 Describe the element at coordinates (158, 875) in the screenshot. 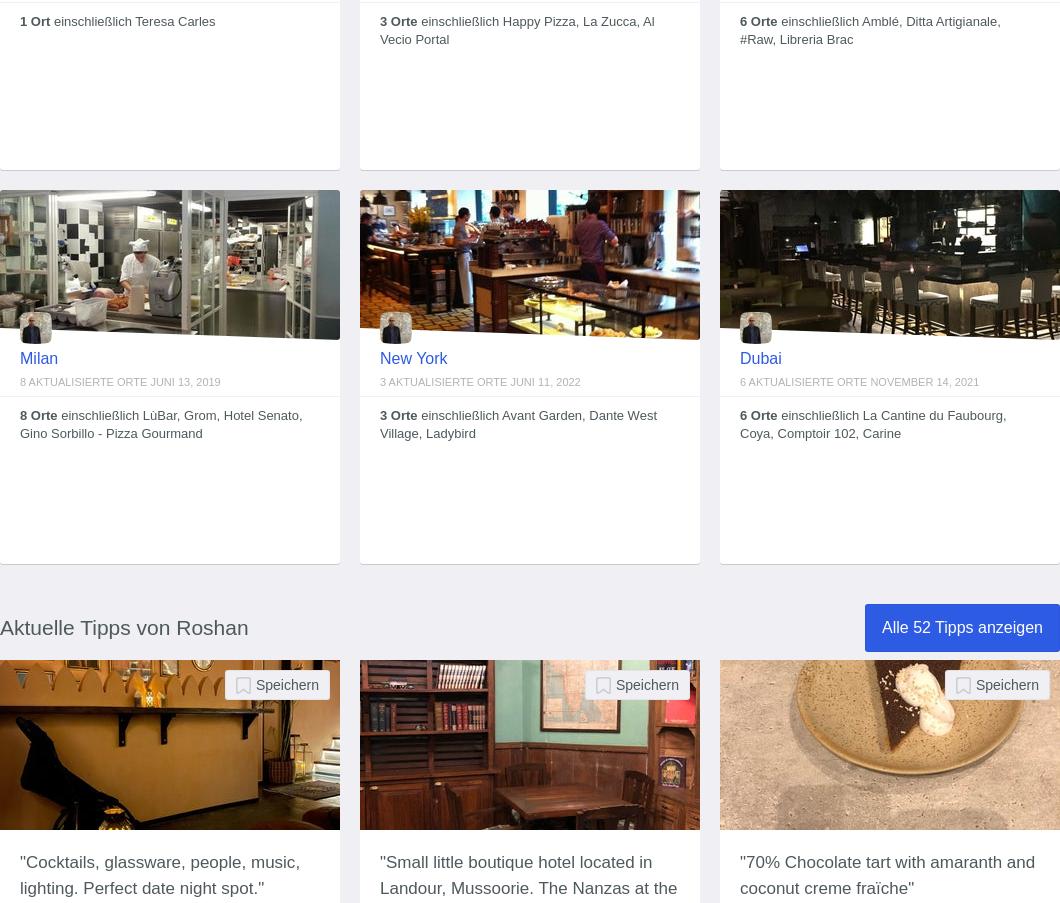

I see `', lighting. Perfect'` at that location.